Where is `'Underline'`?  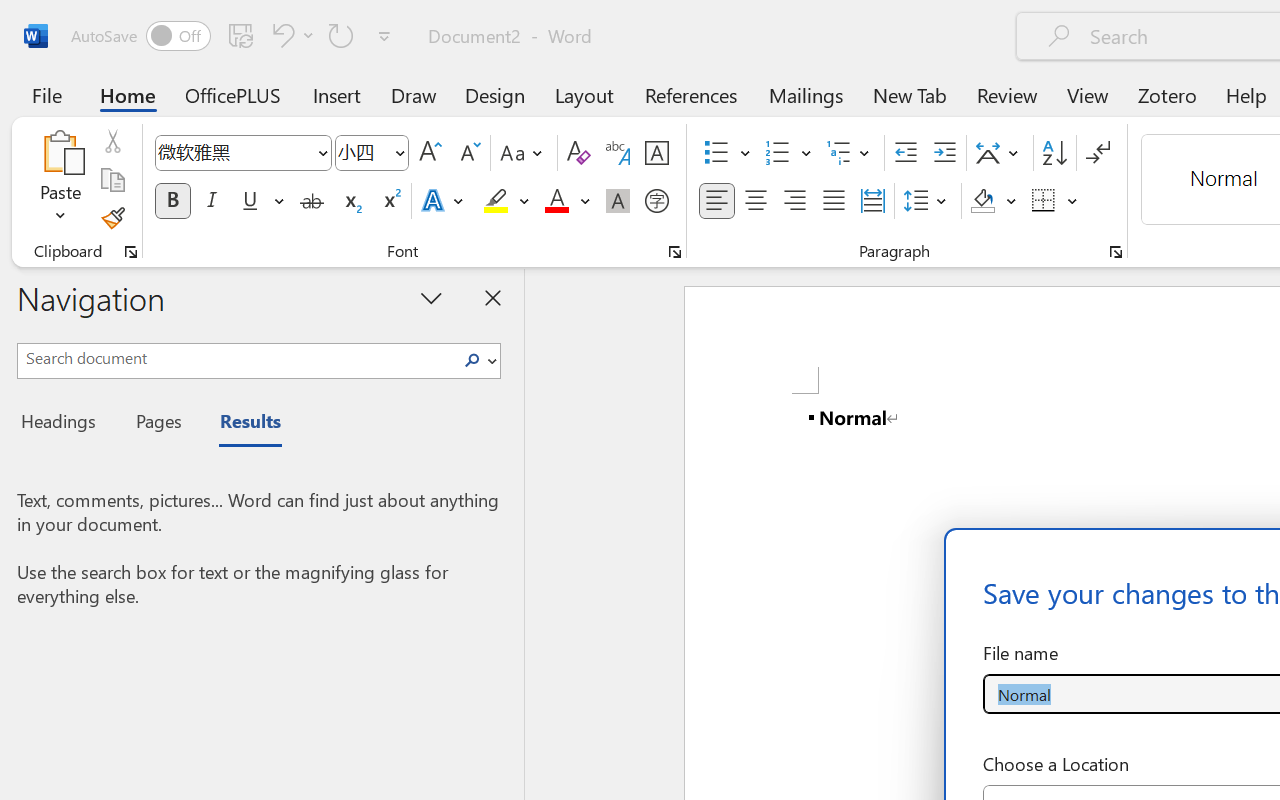
'Underline' is located at coordinates (260, 201).